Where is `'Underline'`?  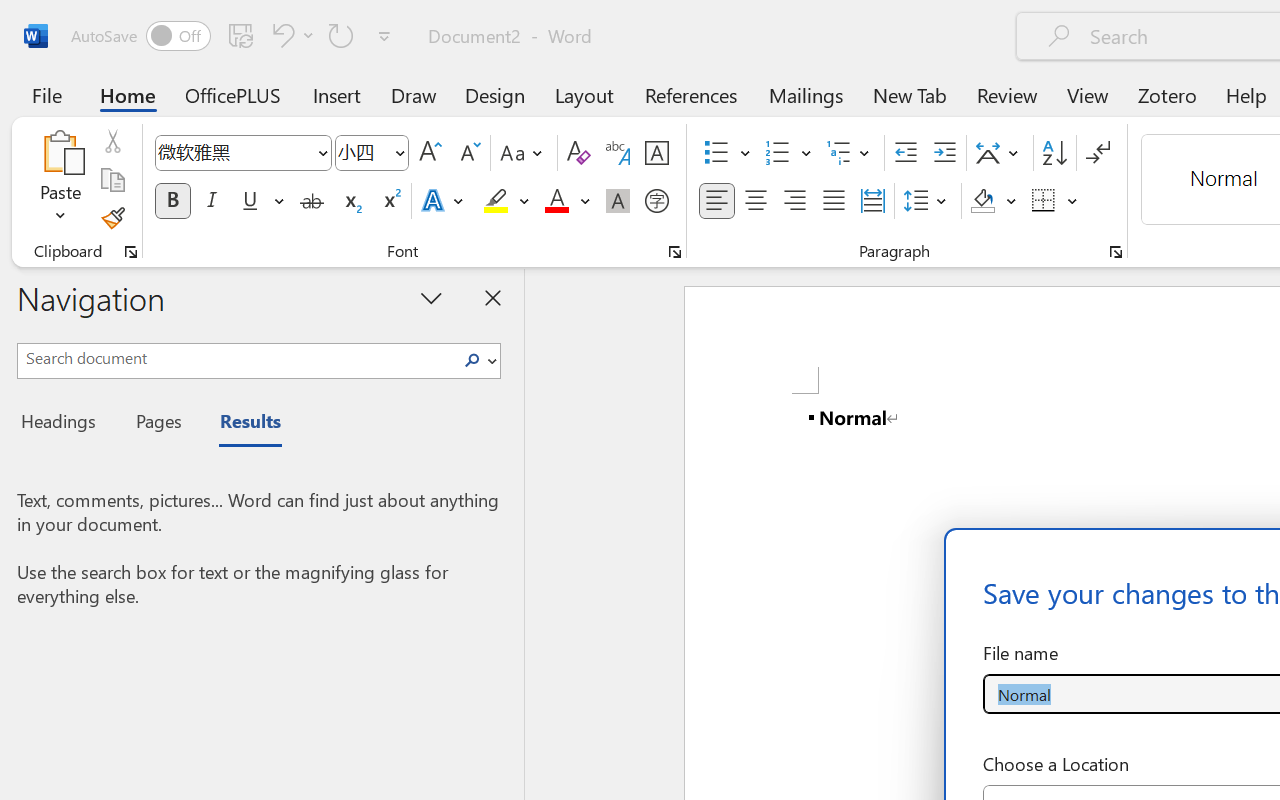
'Underline' is located at coordinates (260, 201).